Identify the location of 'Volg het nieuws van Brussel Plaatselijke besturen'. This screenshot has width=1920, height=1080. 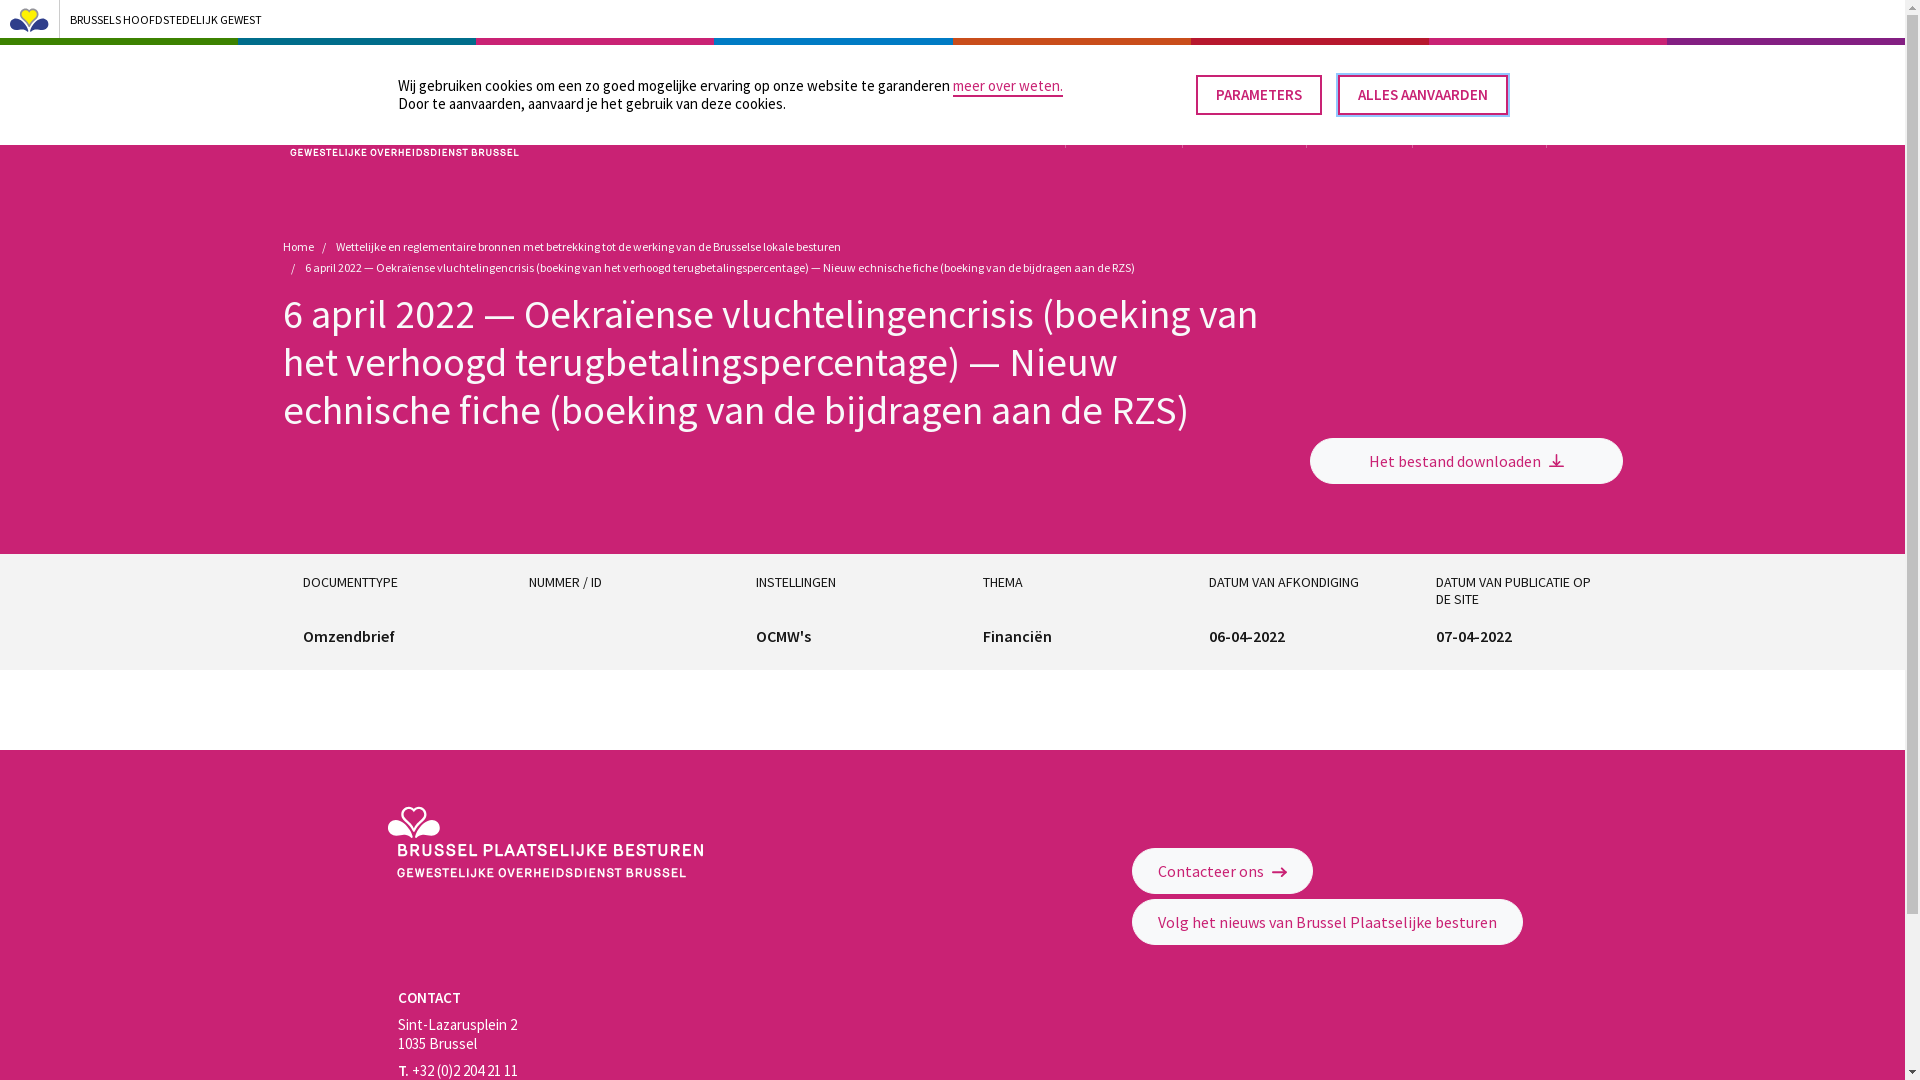
(1327, 921).